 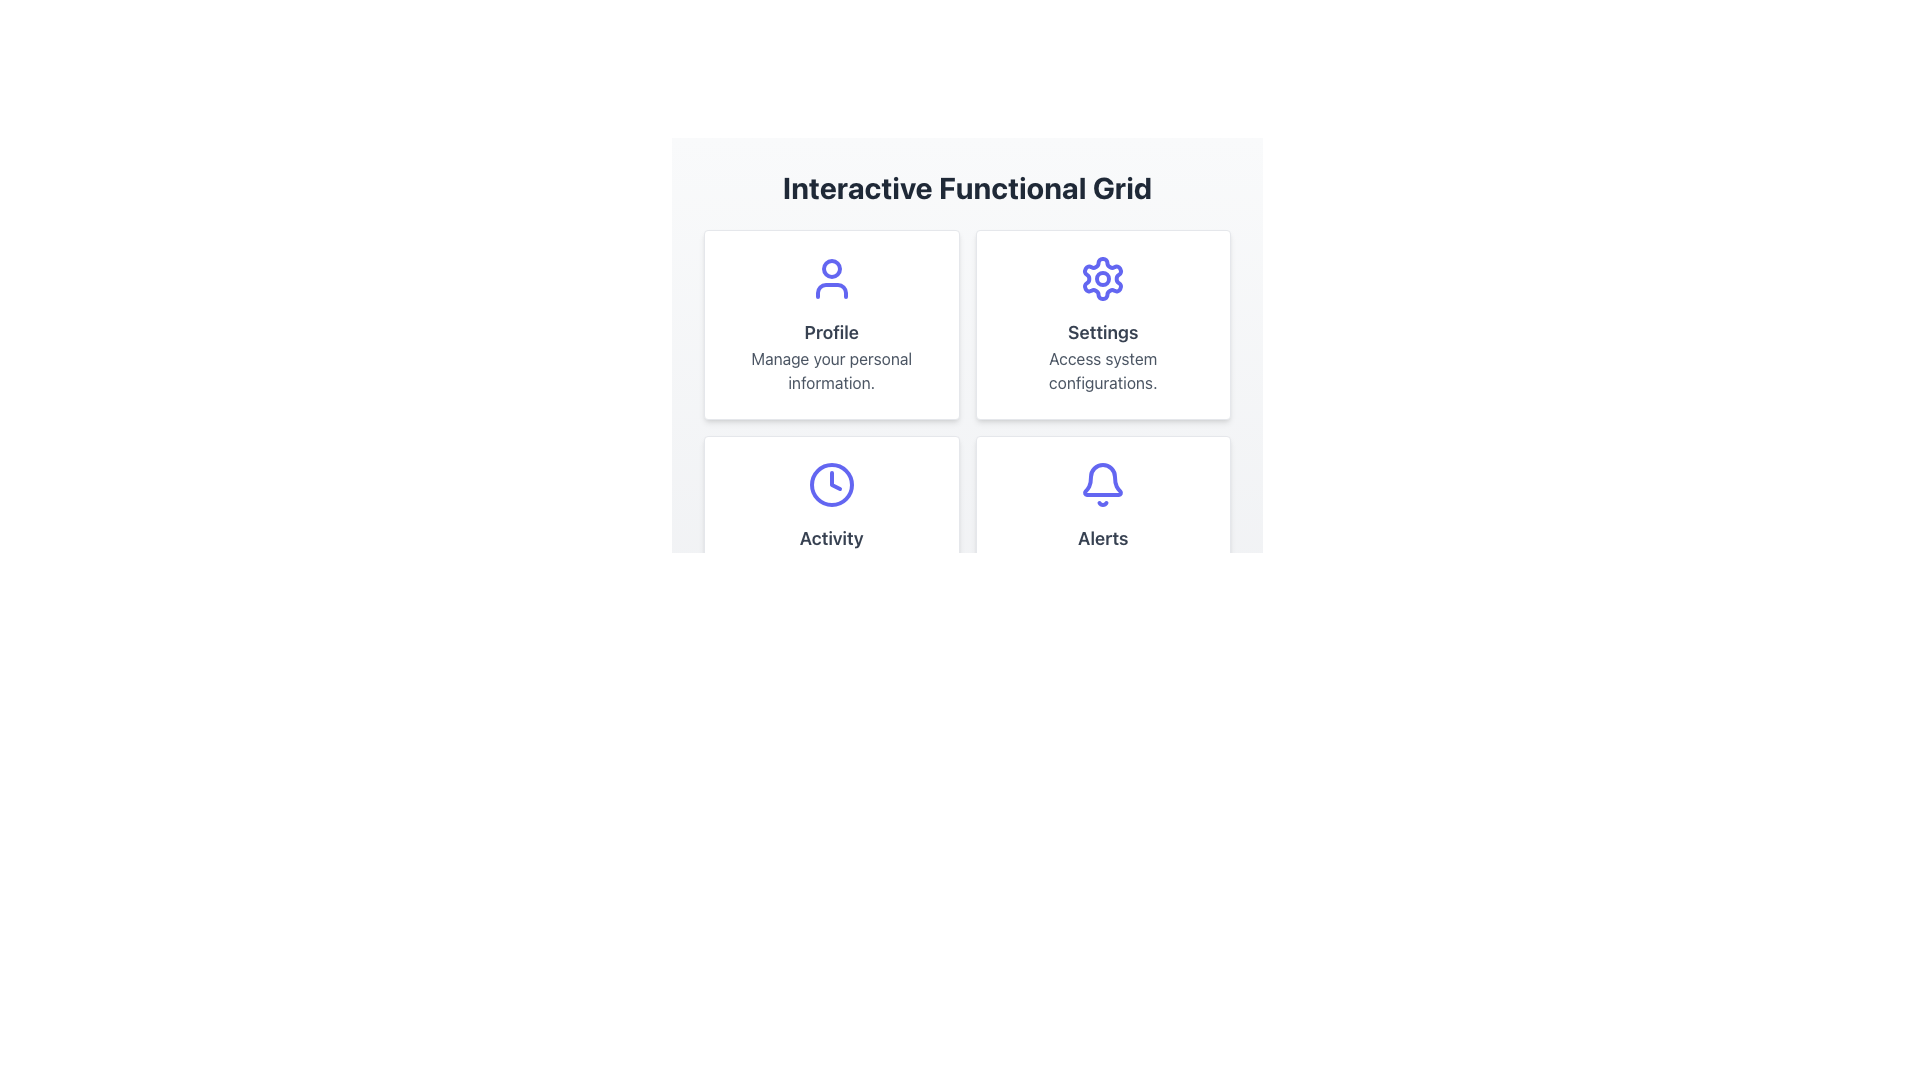 I want to click on the fourth card in the bottom-right area of the 2x2 grid layout, which represents recent notifications, so click(x=1102, y=518).